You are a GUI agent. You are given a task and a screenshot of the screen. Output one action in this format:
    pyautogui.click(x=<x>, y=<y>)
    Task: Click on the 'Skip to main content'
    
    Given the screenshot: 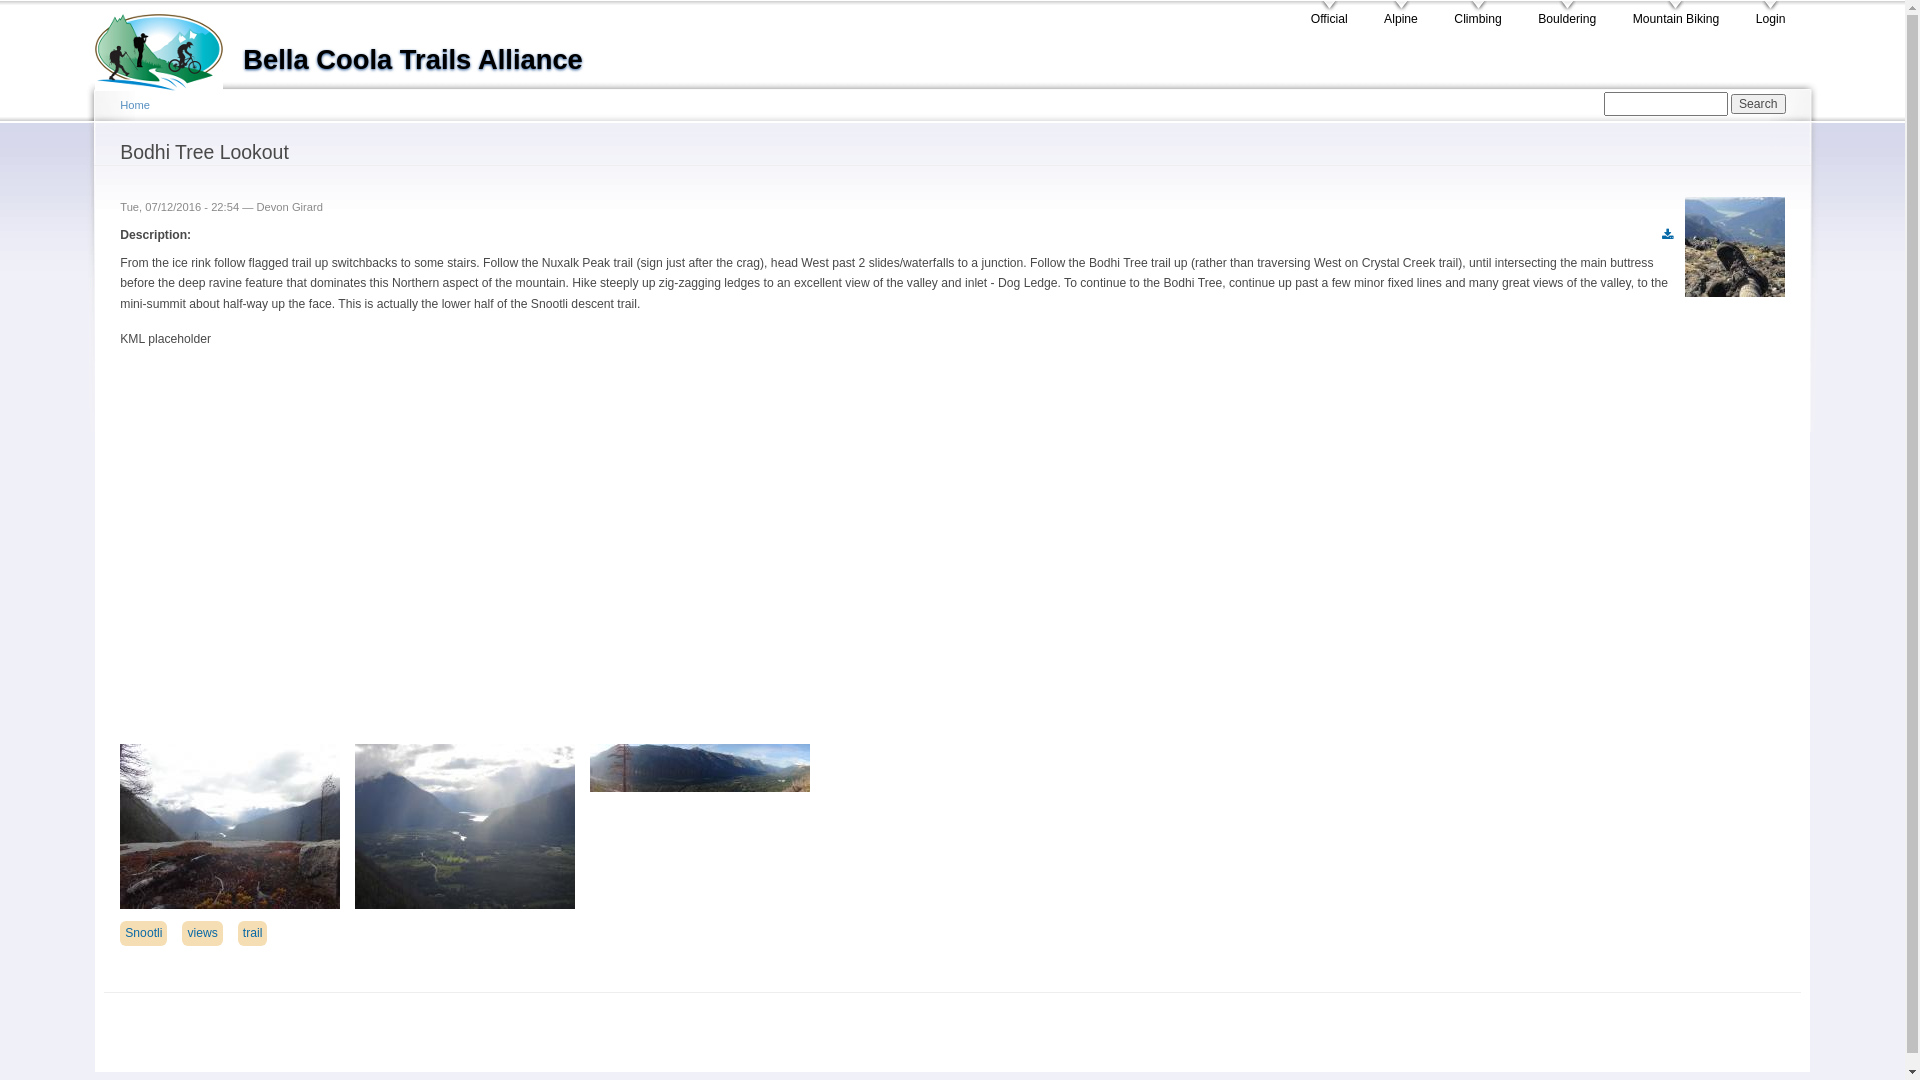 What is the action you would take?
    pyautogui.click(x=916, y=3)
    